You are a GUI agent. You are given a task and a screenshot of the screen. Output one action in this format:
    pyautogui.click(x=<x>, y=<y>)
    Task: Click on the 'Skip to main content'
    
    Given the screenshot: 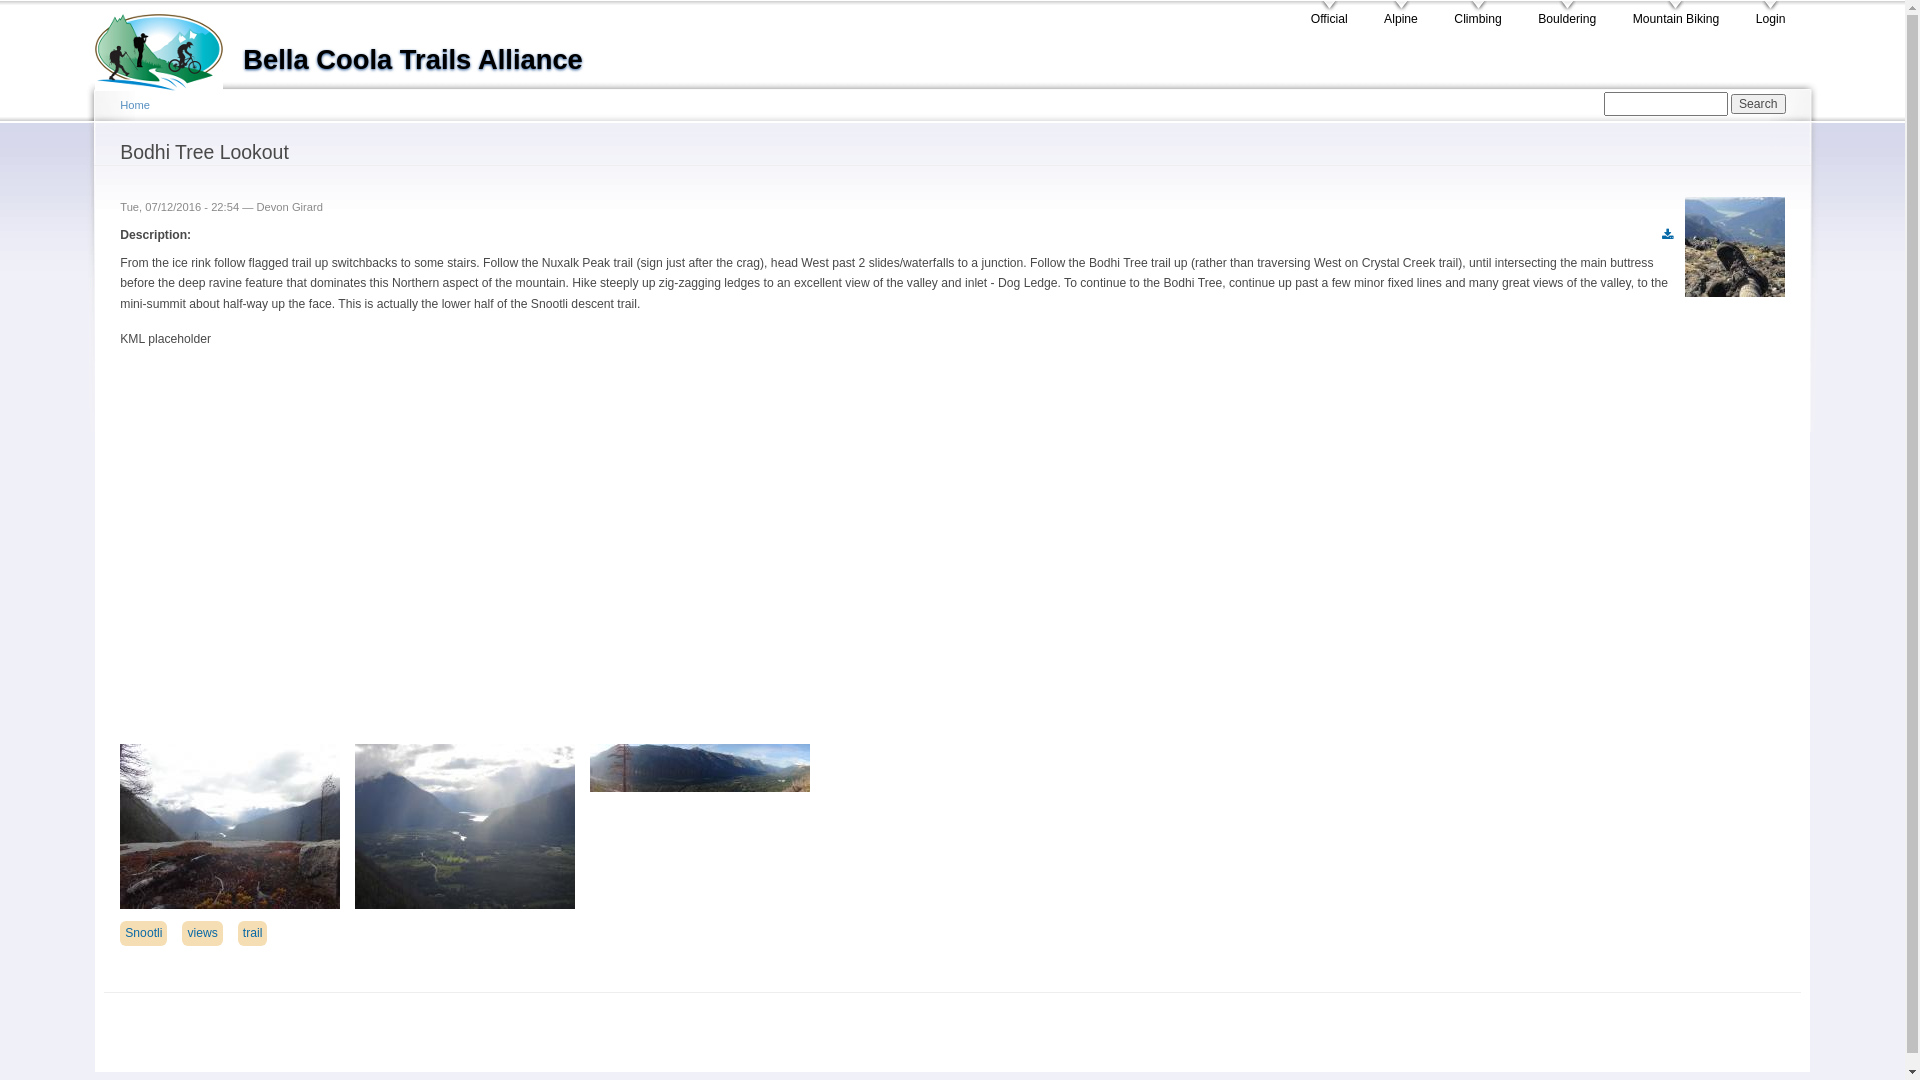 What is the action you would take?
    pyautogui.click(x=916, y=3)
    